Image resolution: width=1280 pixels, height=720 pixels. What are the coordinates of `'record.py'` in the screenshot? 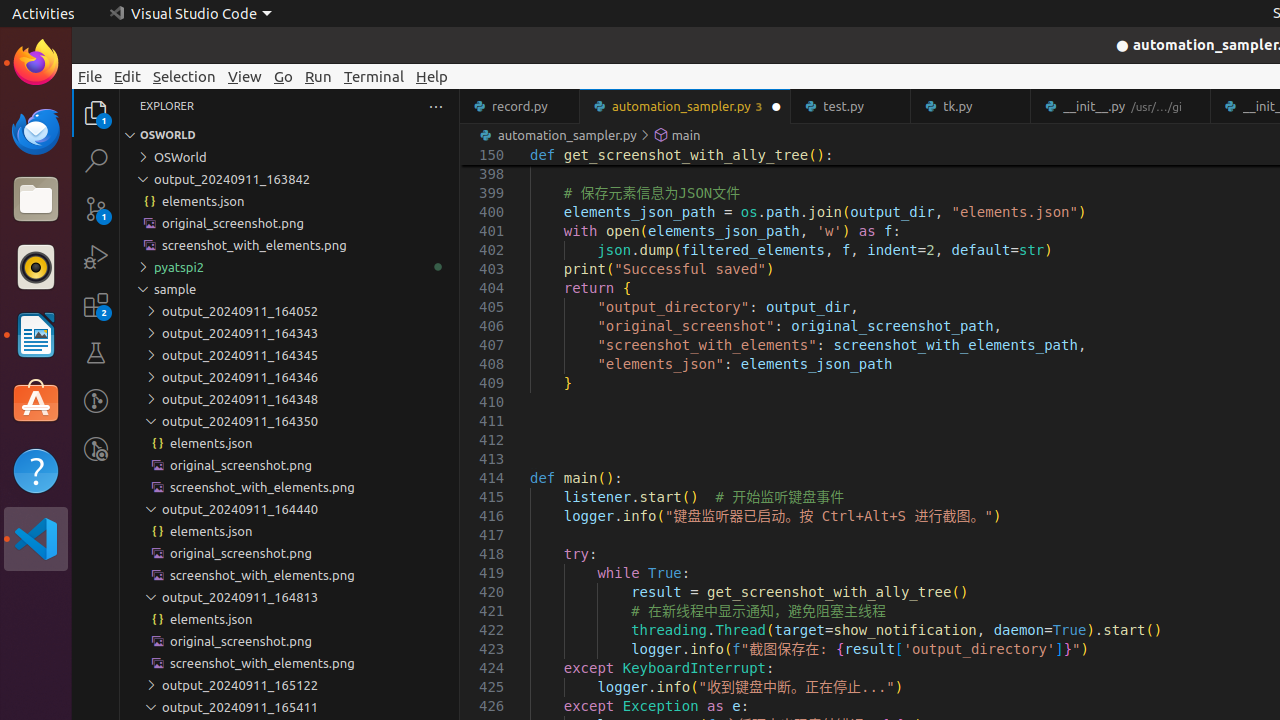 It's located at (519, 106).